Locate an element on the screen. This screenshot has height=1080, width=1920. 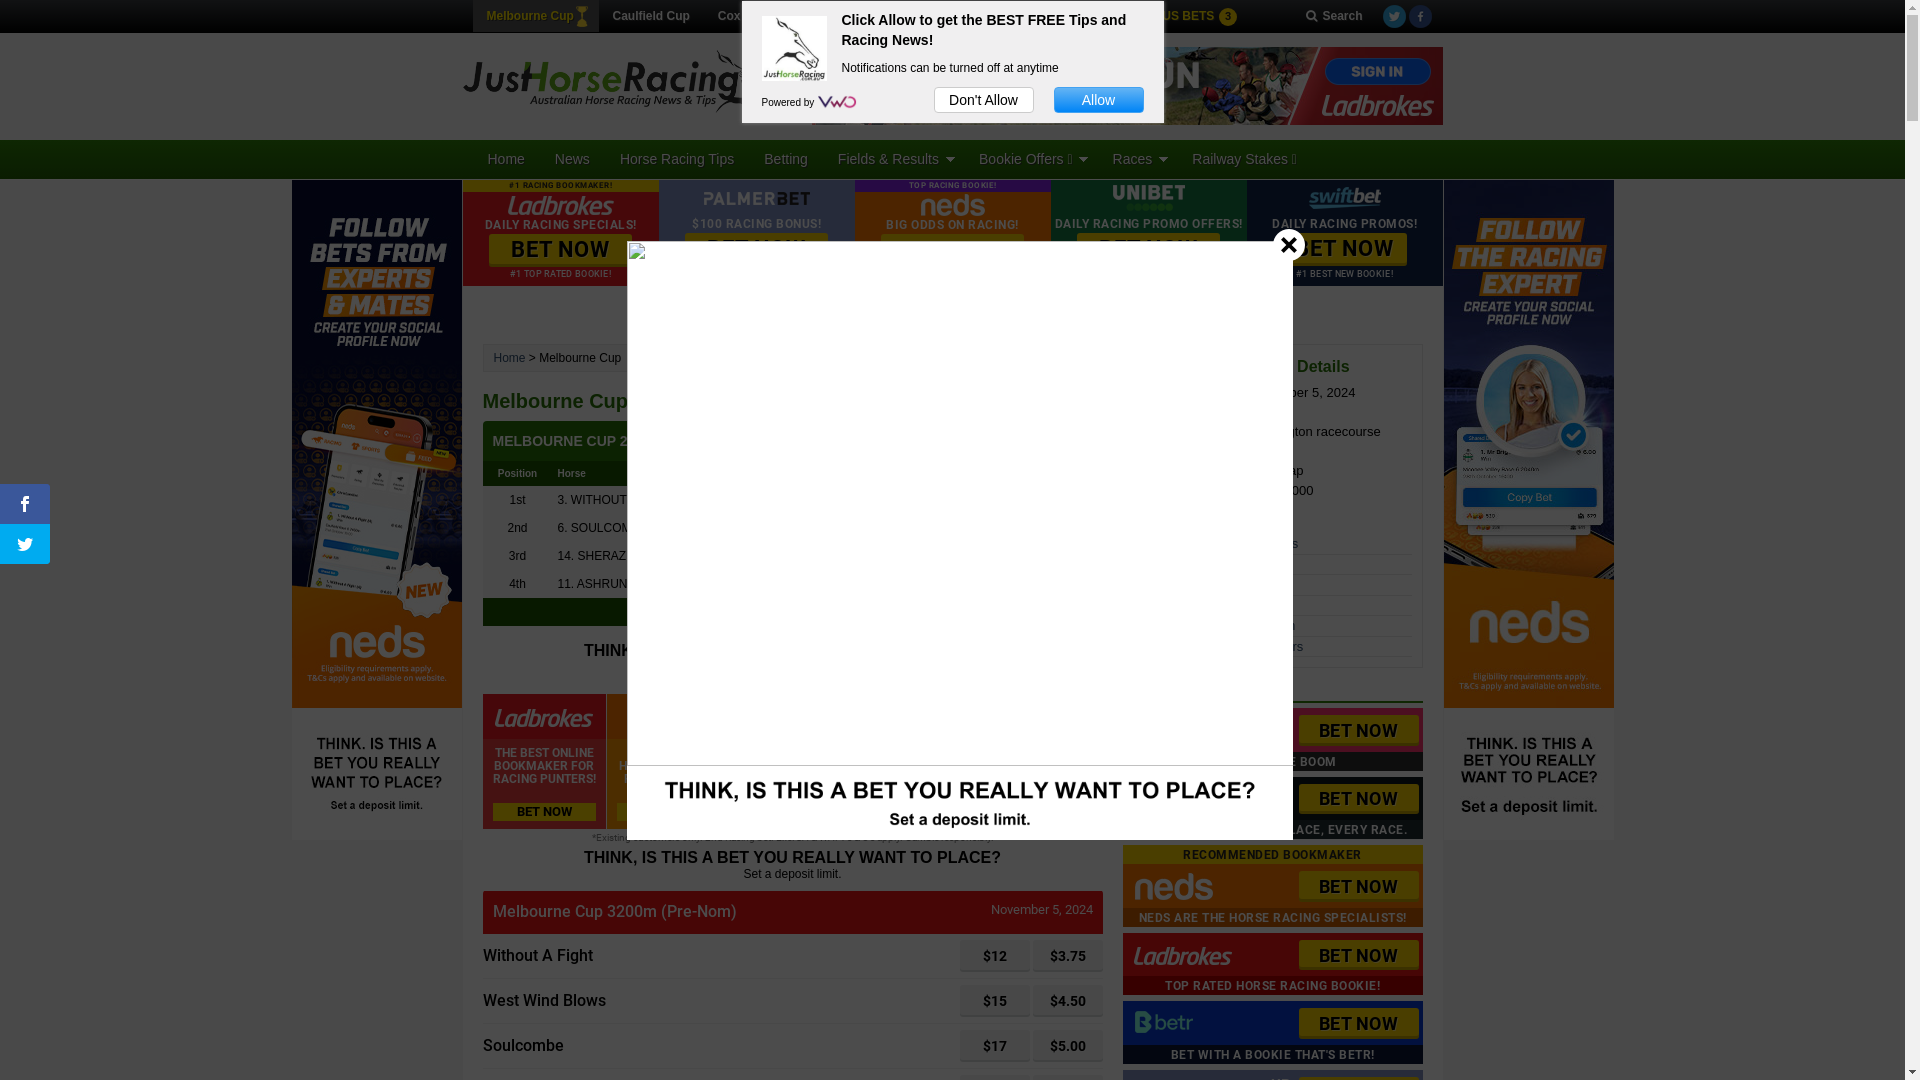
'Don't Allow' is located at coordinates (933, 100).